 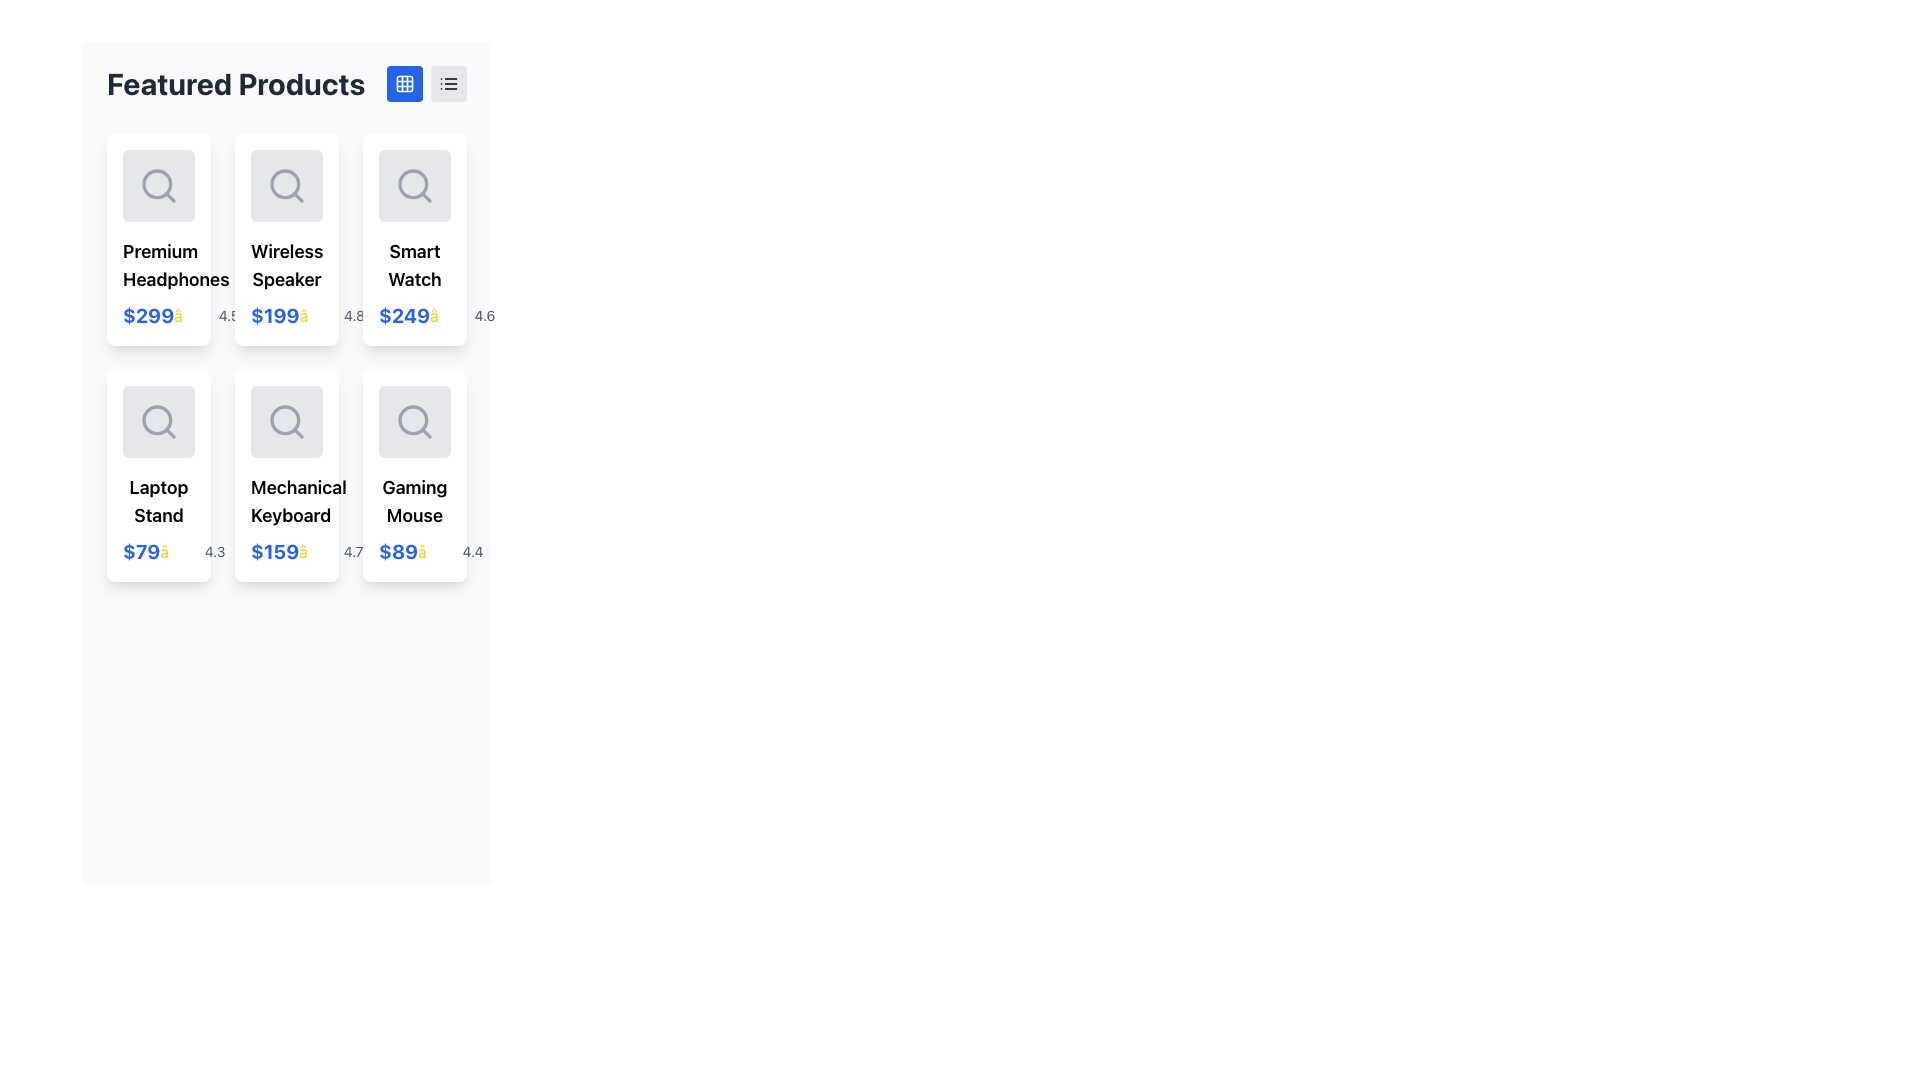 I want to click on the text element displaying the average rating score for the Smart Watch product, located to the right of the yellow star visual in the Featured Products grid, so click(x=484, y=315).